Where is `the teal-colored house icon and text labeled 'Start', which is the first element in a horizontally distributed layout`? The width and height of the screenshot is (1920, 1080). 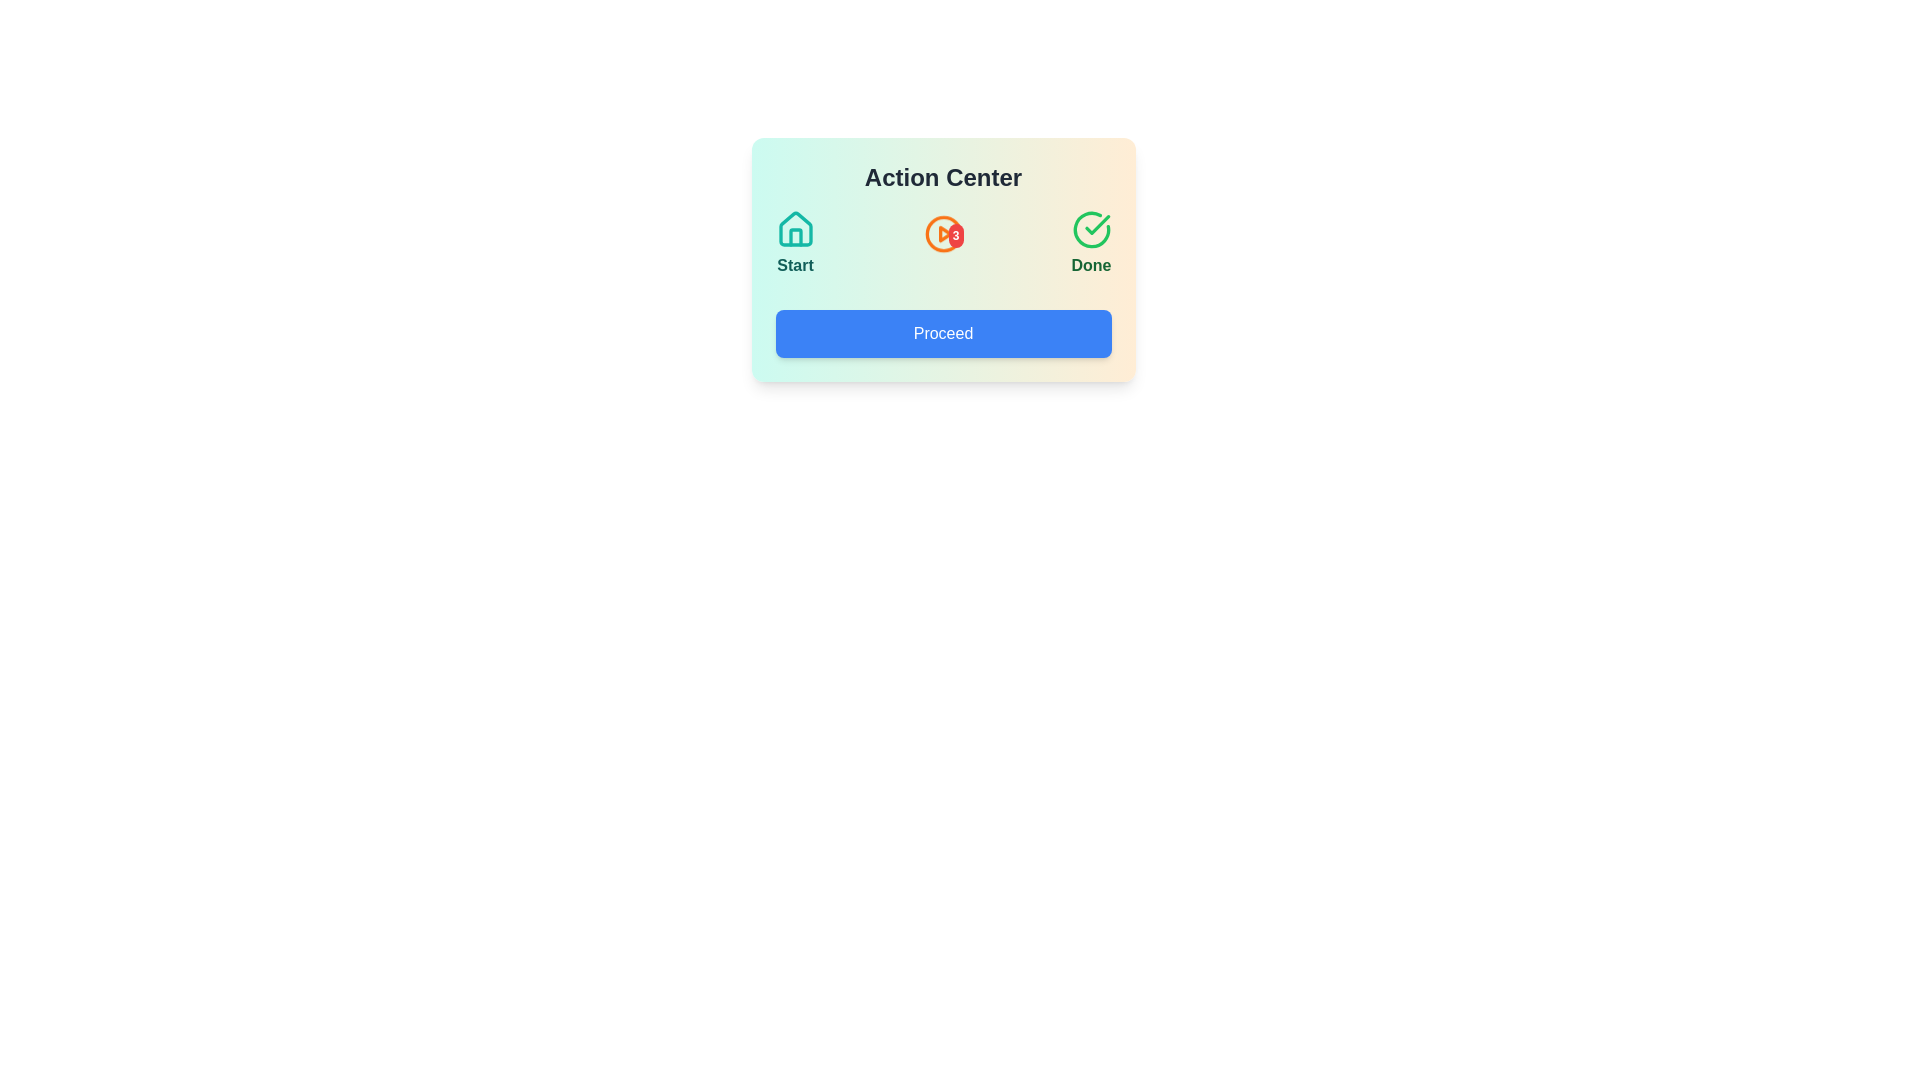 the teal-colored house icon and text labeled 'Start', which is the first element in a horizontally distributed layout is located at coordinates (794, 242).